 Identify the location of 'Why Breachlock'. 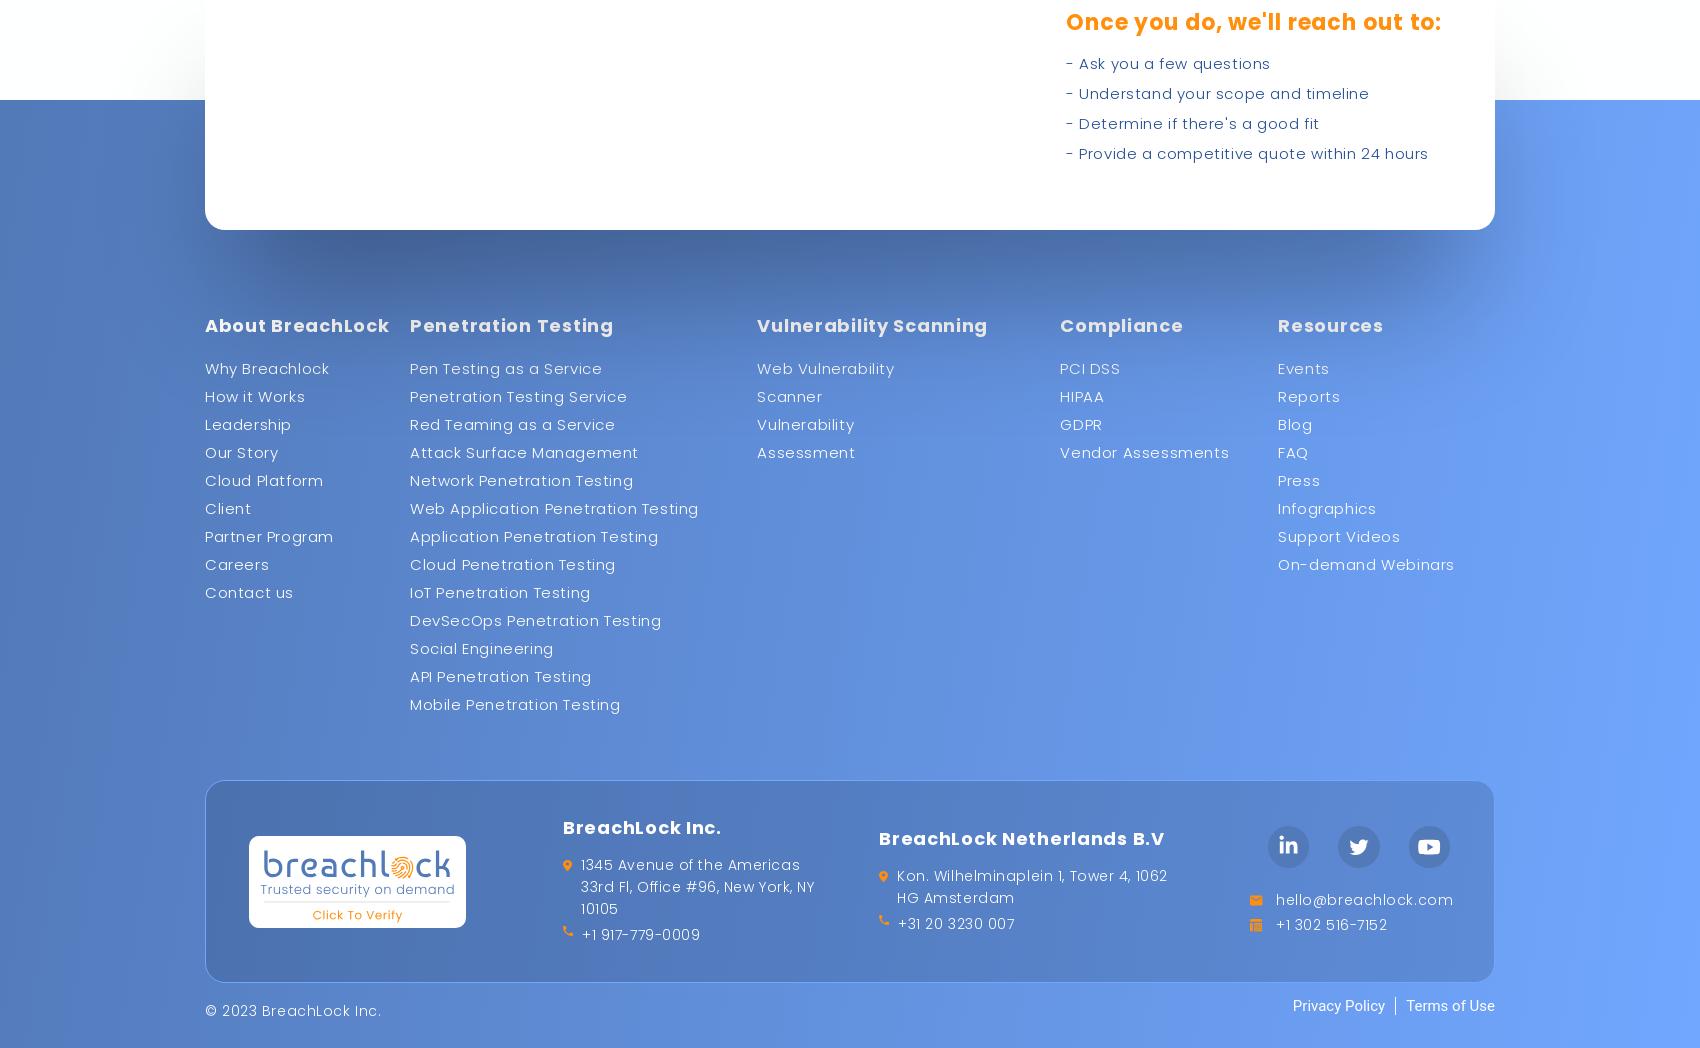
(267, 367).